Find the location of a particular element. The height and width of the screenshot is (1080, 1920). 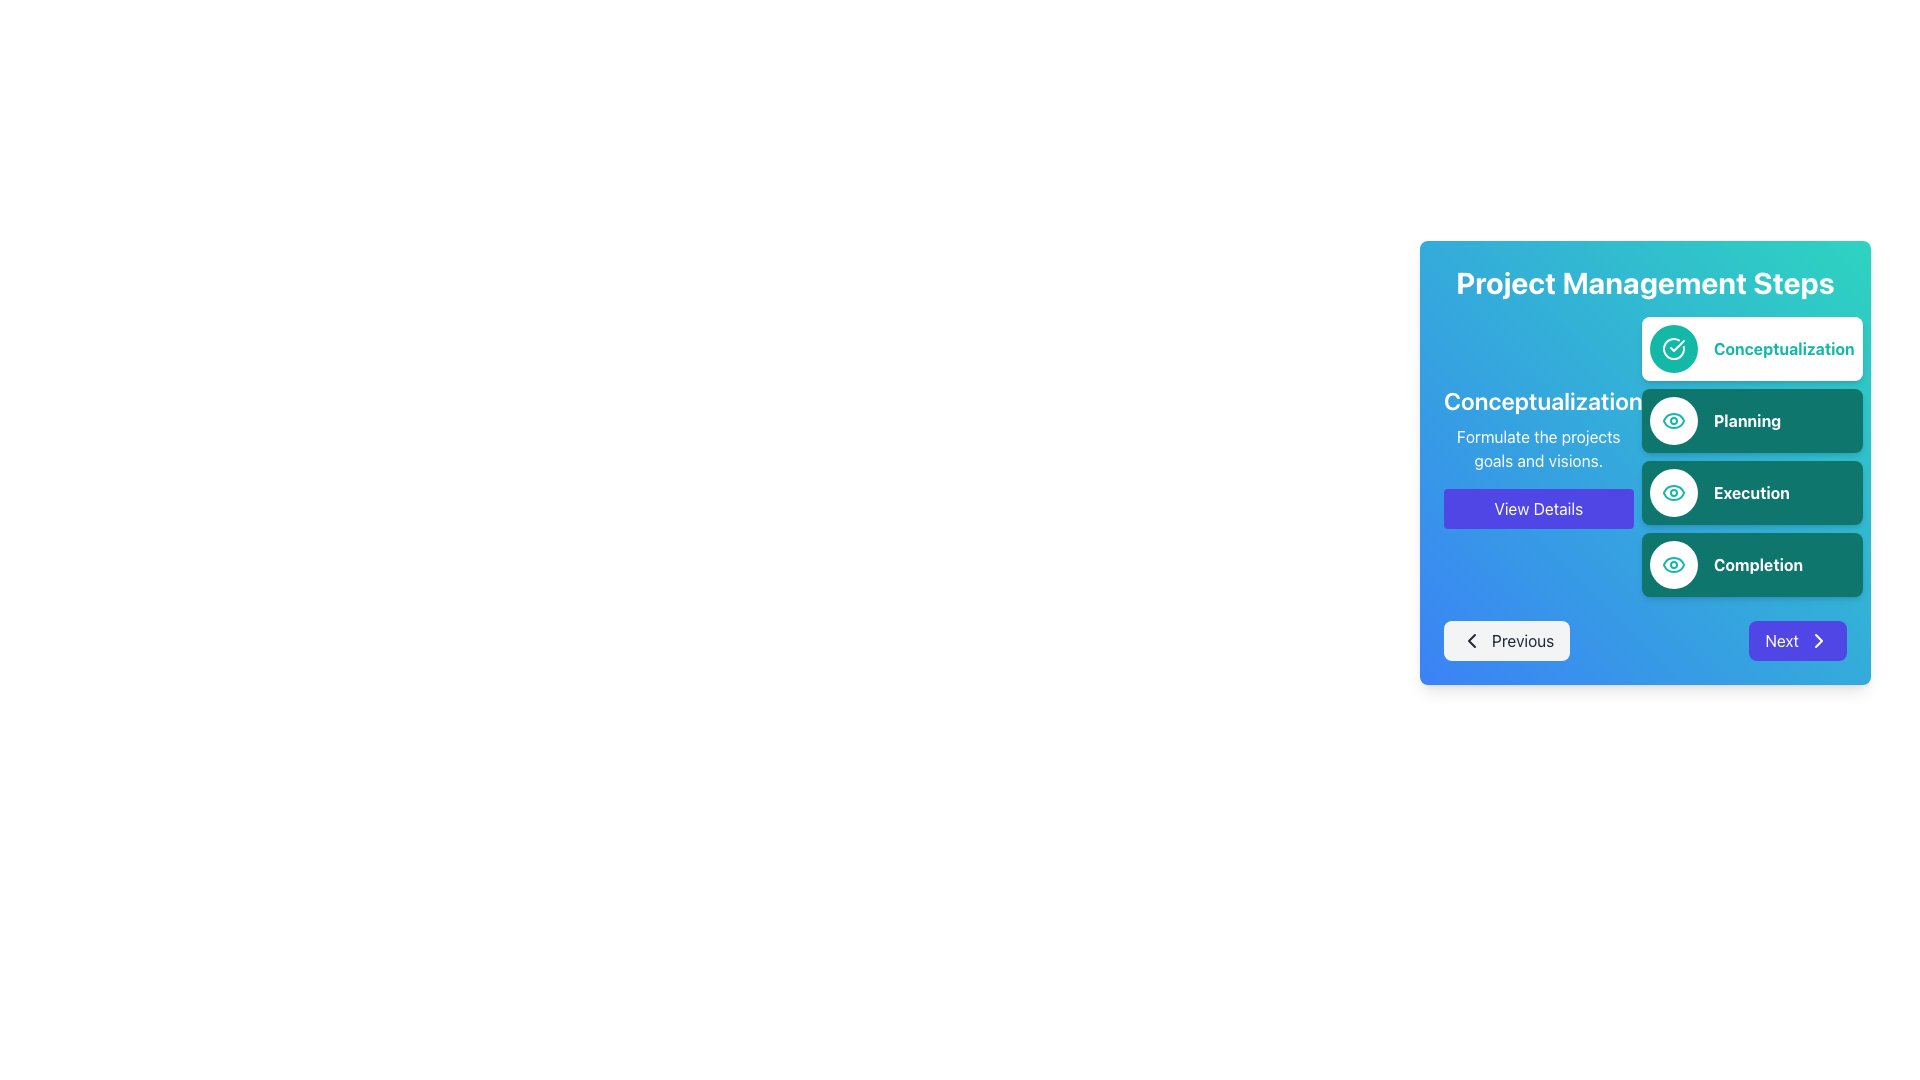

the 'View Details' button with an indigo background and white text, located beneath the text 'Formulate the projects goals and visions.' is located at coordinates (1537, 508).